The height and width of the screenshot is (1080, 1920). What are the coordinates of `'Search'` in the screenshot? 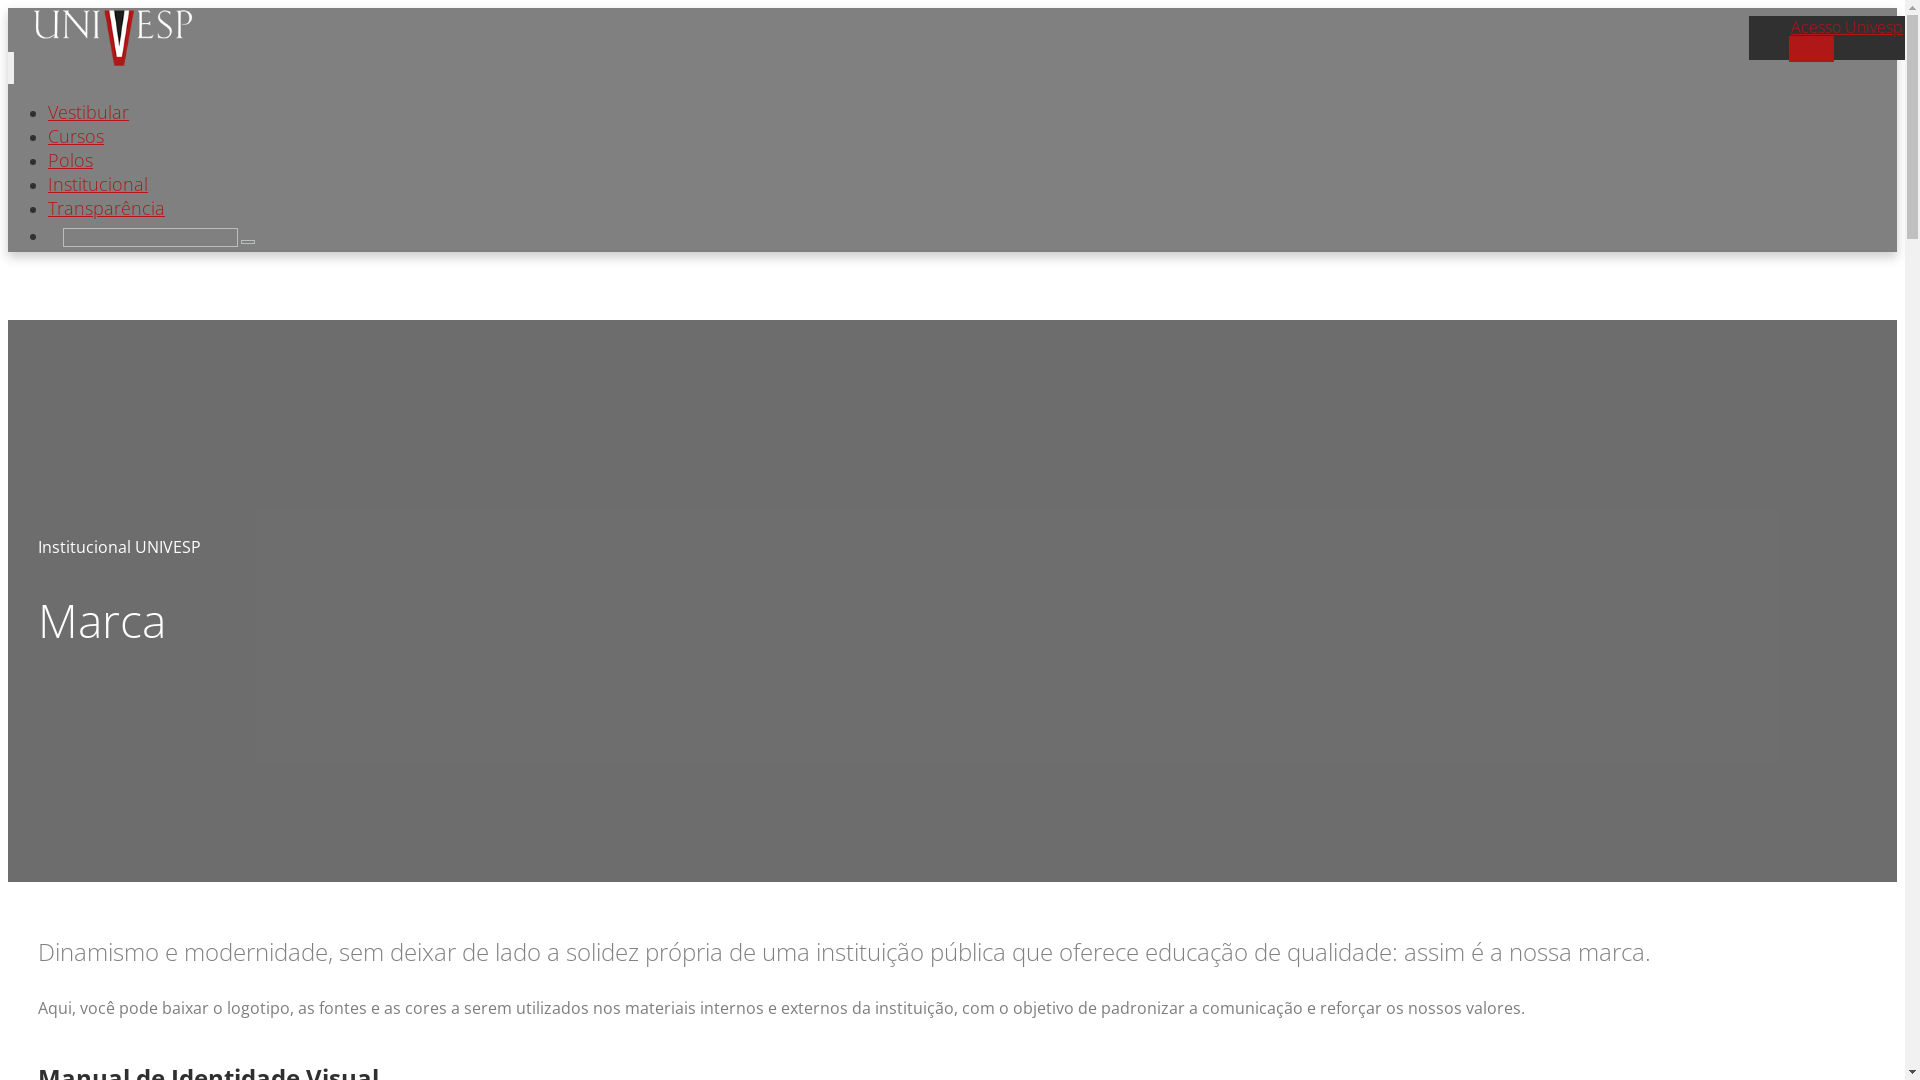 It's located at (247, 241).